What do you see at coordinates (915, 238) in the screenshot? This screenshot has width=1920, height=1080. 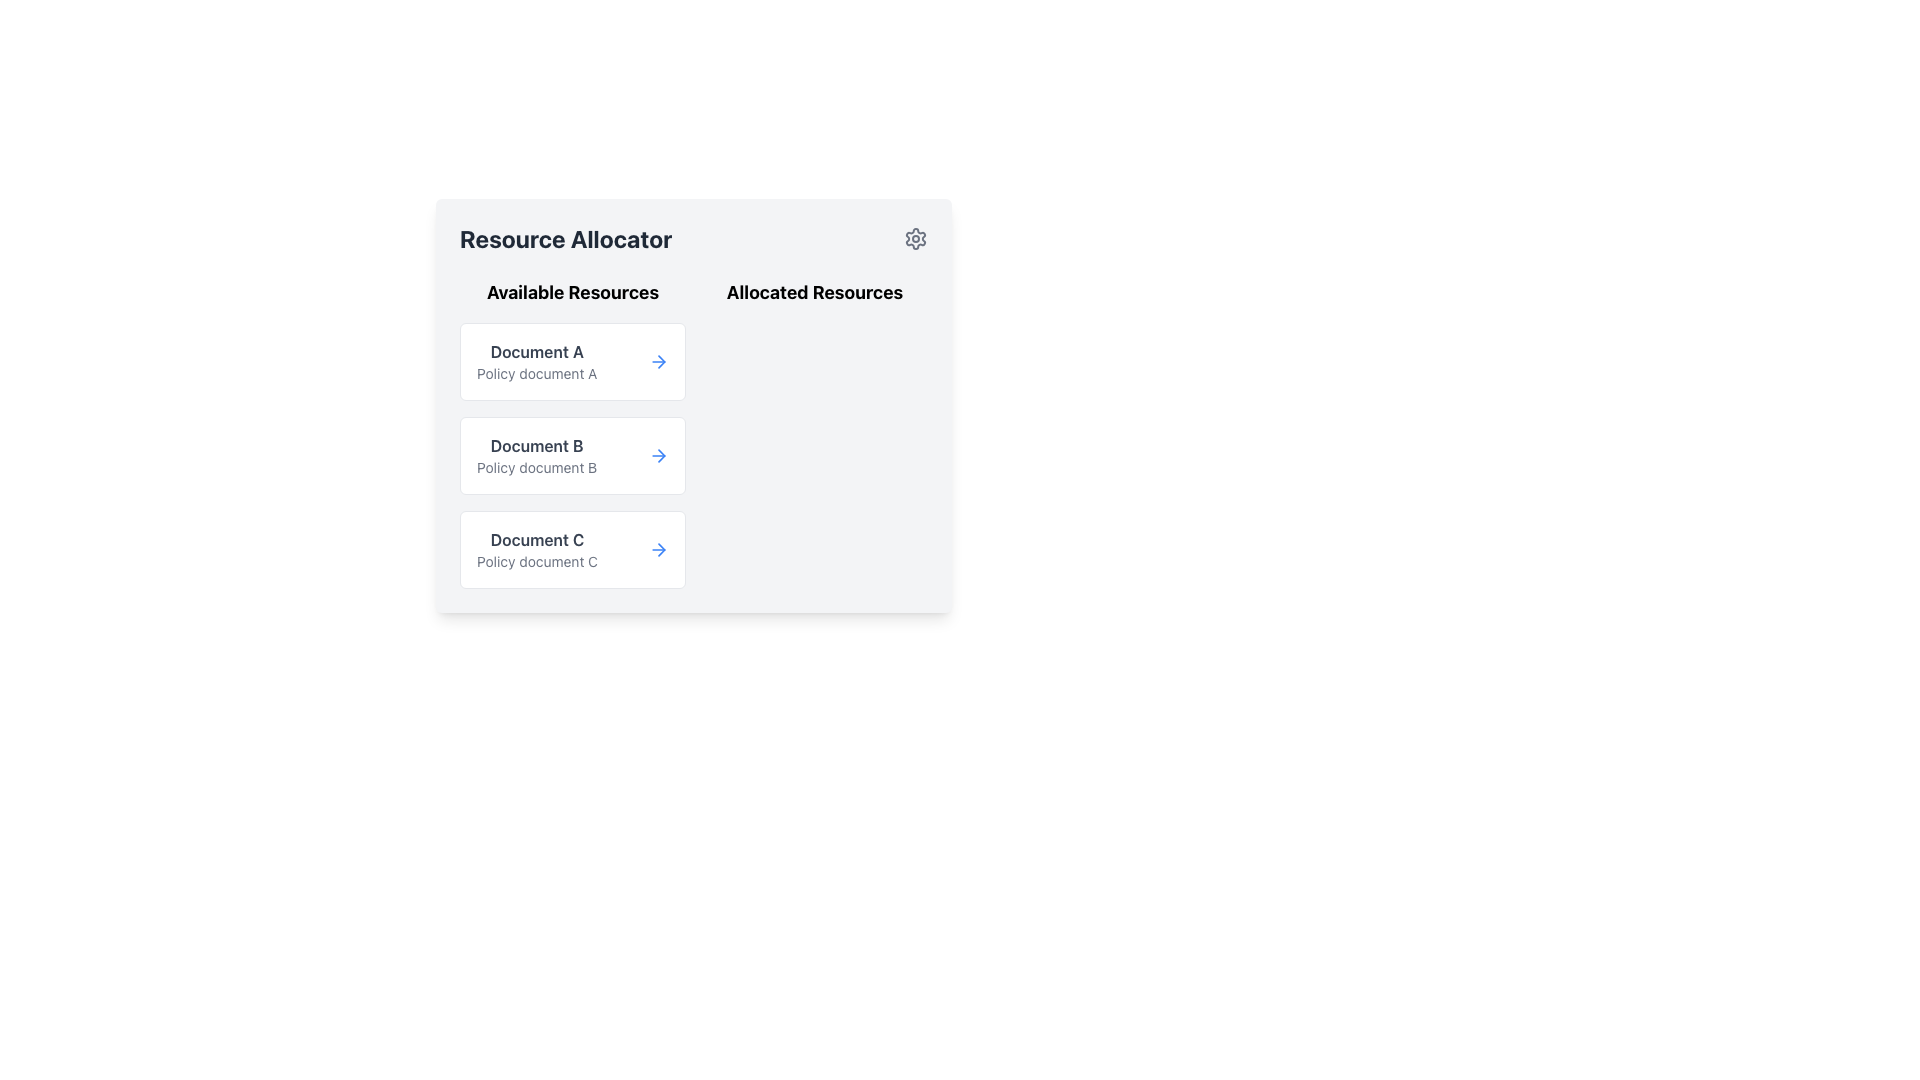 I see `the settings icon located in the top-right corner of the 'Resource Allocator' card` at bounding box center [915, 238].